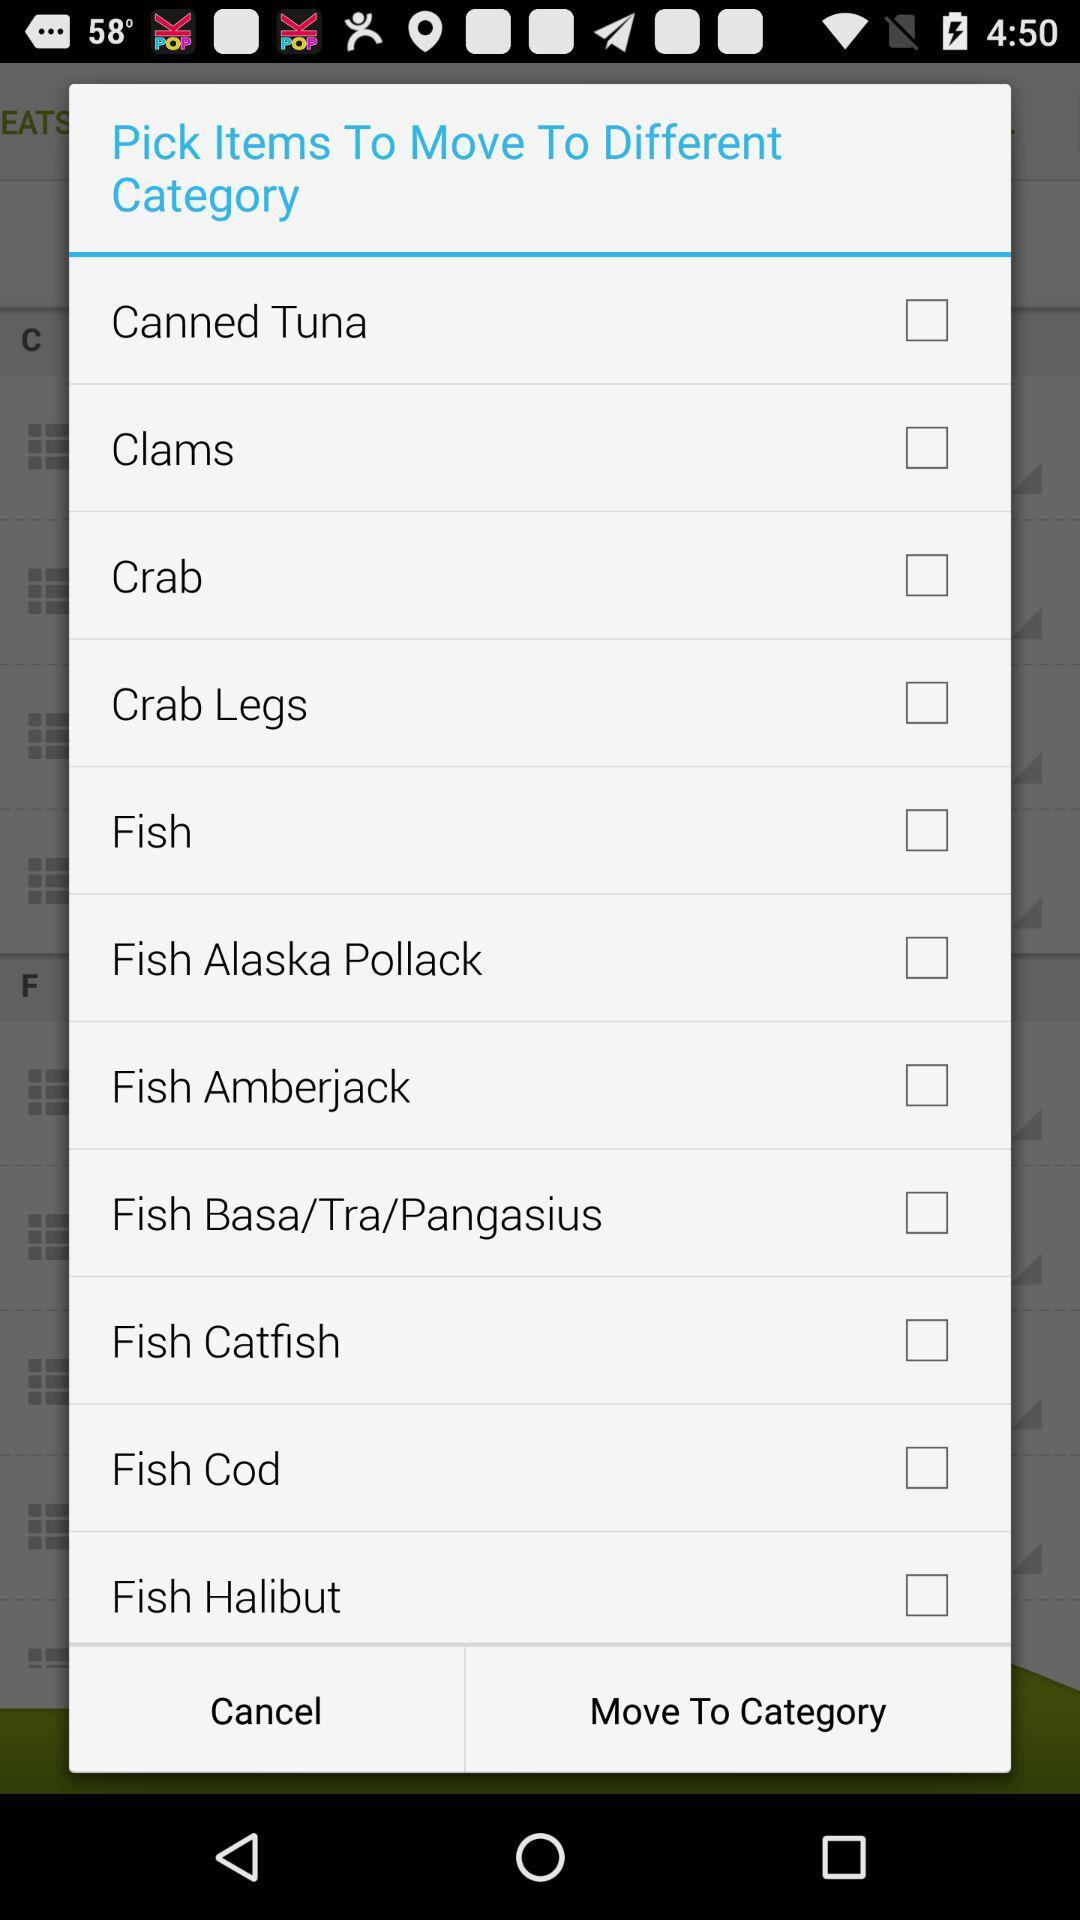 The width and height of the screenshot is (1080, 1920). What do you see at coordinates (265, 1708) in the screenshot?
I see `icon below fish halibut checkbox` at bounding box center [265, 1708].